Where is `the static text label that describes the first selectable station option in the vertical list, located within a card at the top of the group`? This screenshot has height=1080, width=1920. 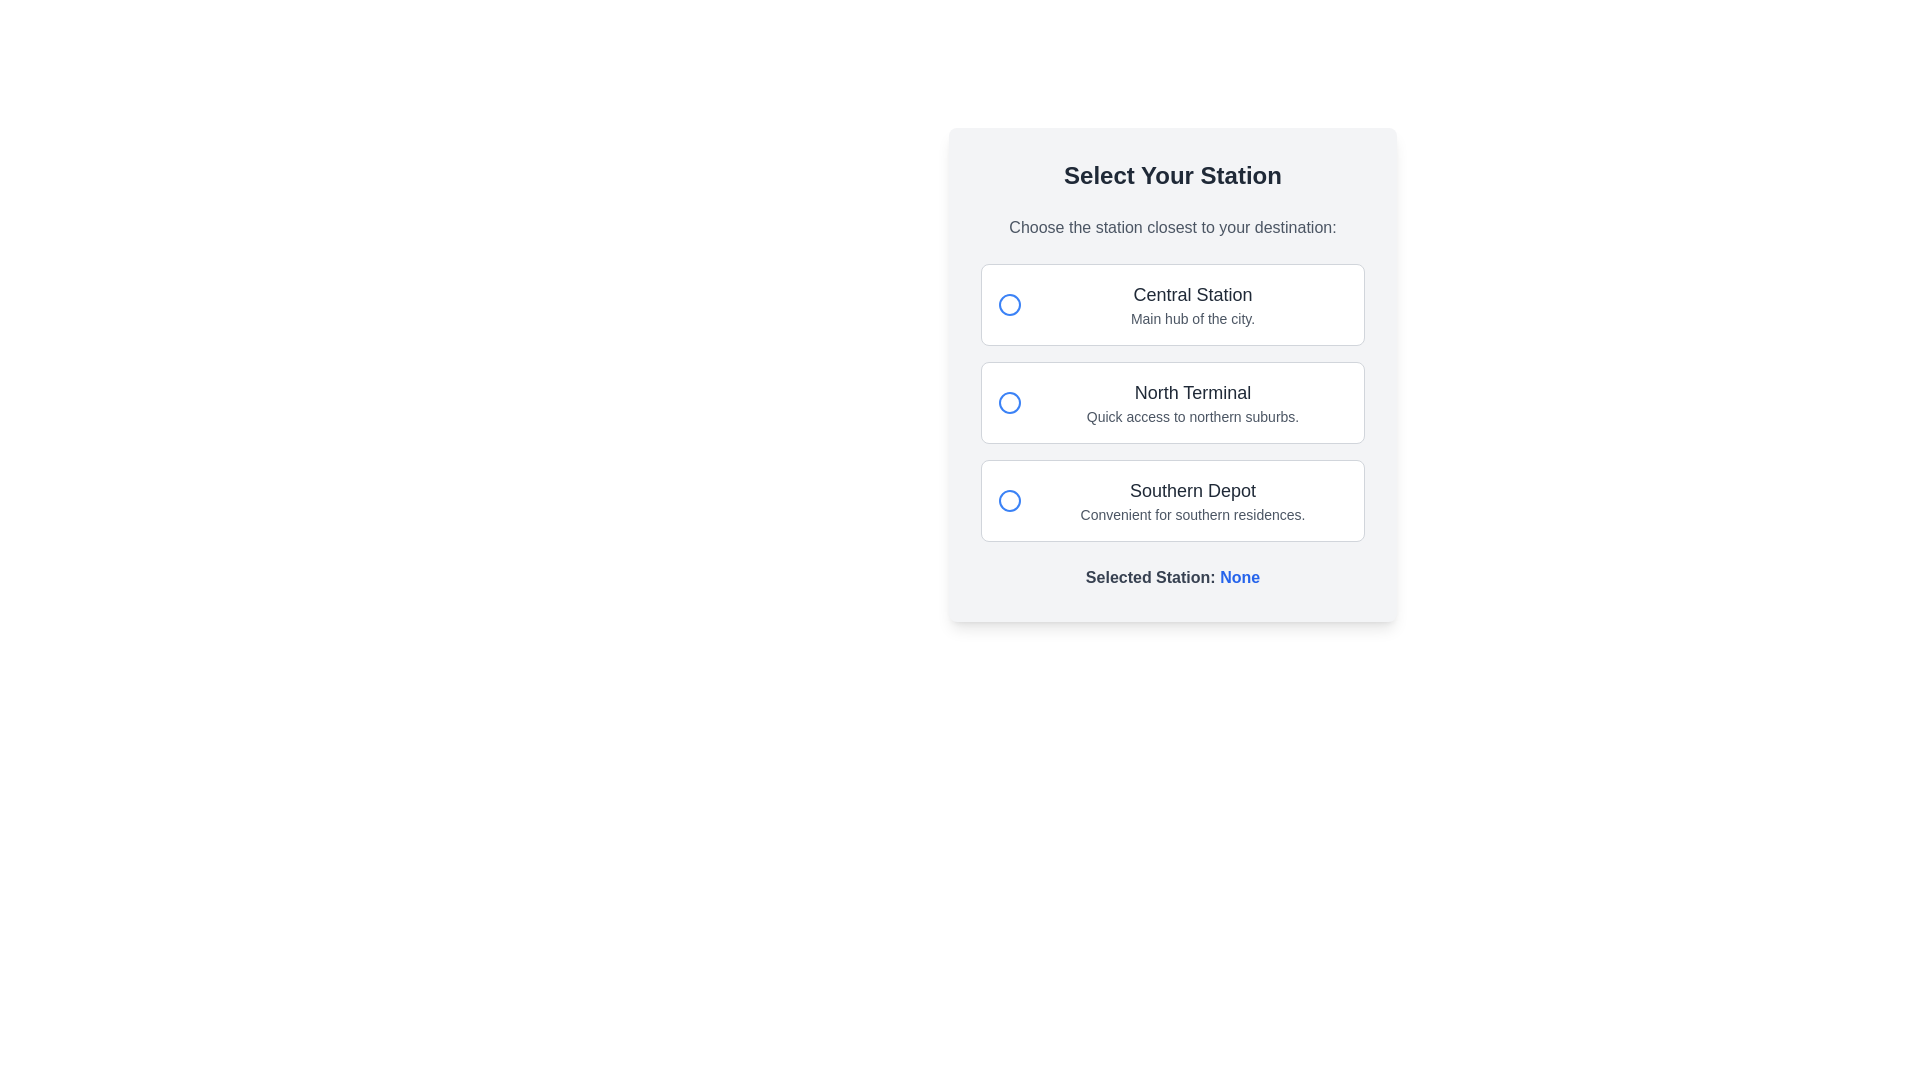 the static text label that describes the first selectable station option in the vertical list, located within a card at the top of the group is located at coordinates (1193, 304).